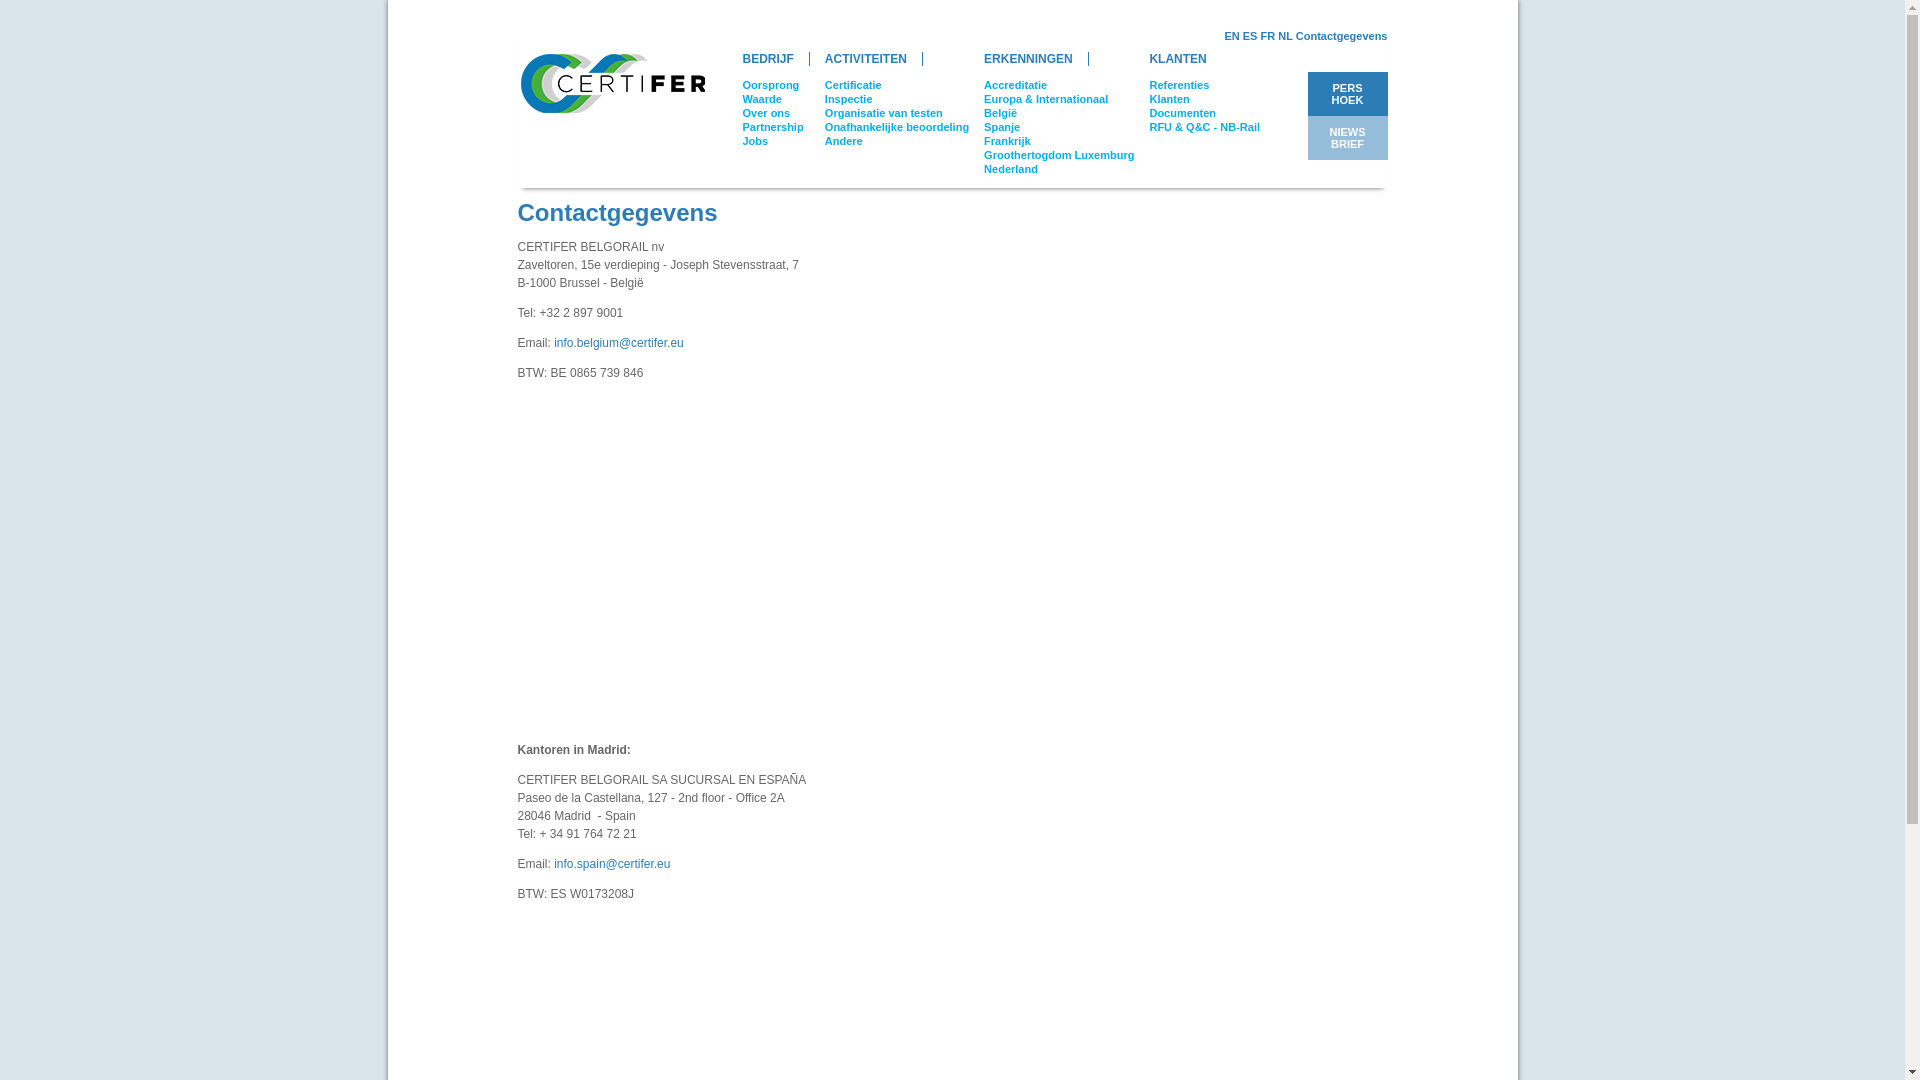 The height and width of the screenshot is (1080, 1920). What do you see at coordinates (825, 140) in the screenshot?
I see `'Andere'` at bounding box center [825, 140].